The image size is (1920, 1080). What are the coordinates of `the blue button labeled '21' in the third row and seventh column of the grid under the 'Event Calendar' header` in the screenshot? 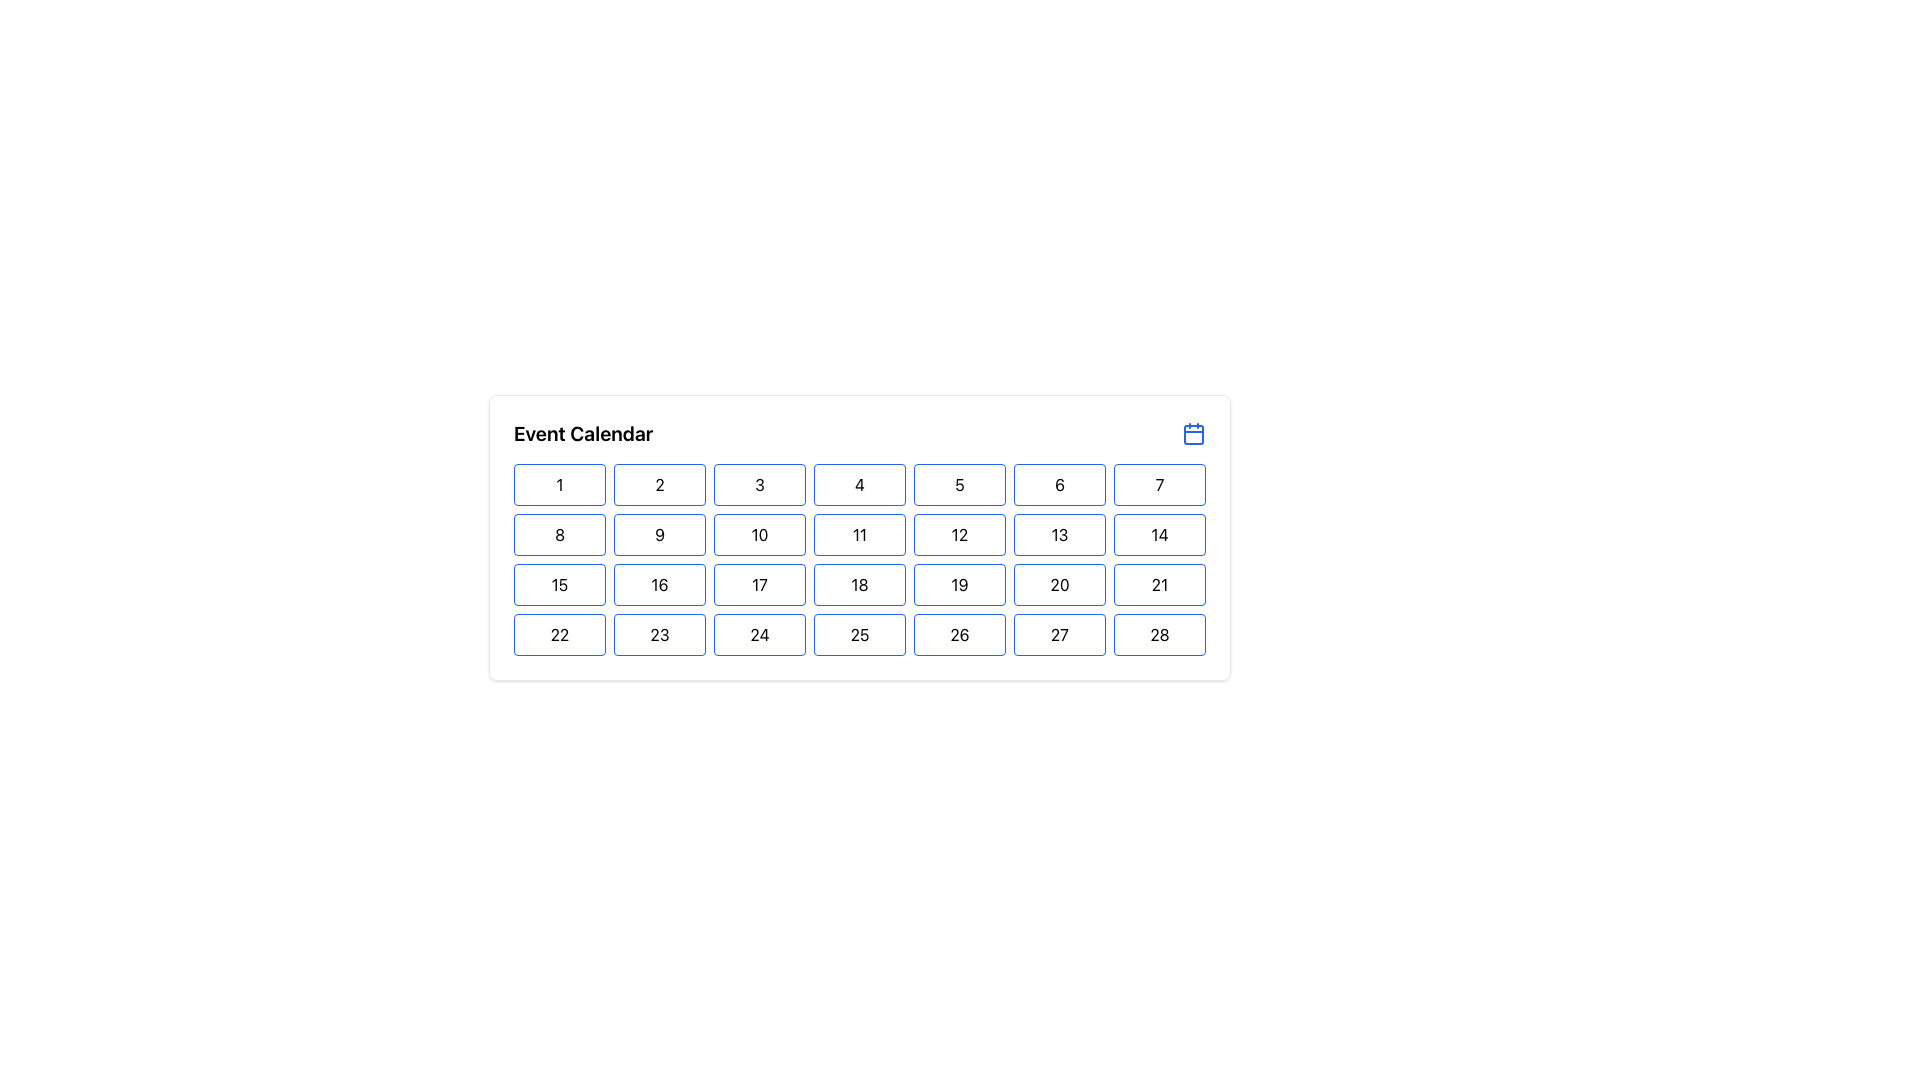 It's located at (1160, 585).